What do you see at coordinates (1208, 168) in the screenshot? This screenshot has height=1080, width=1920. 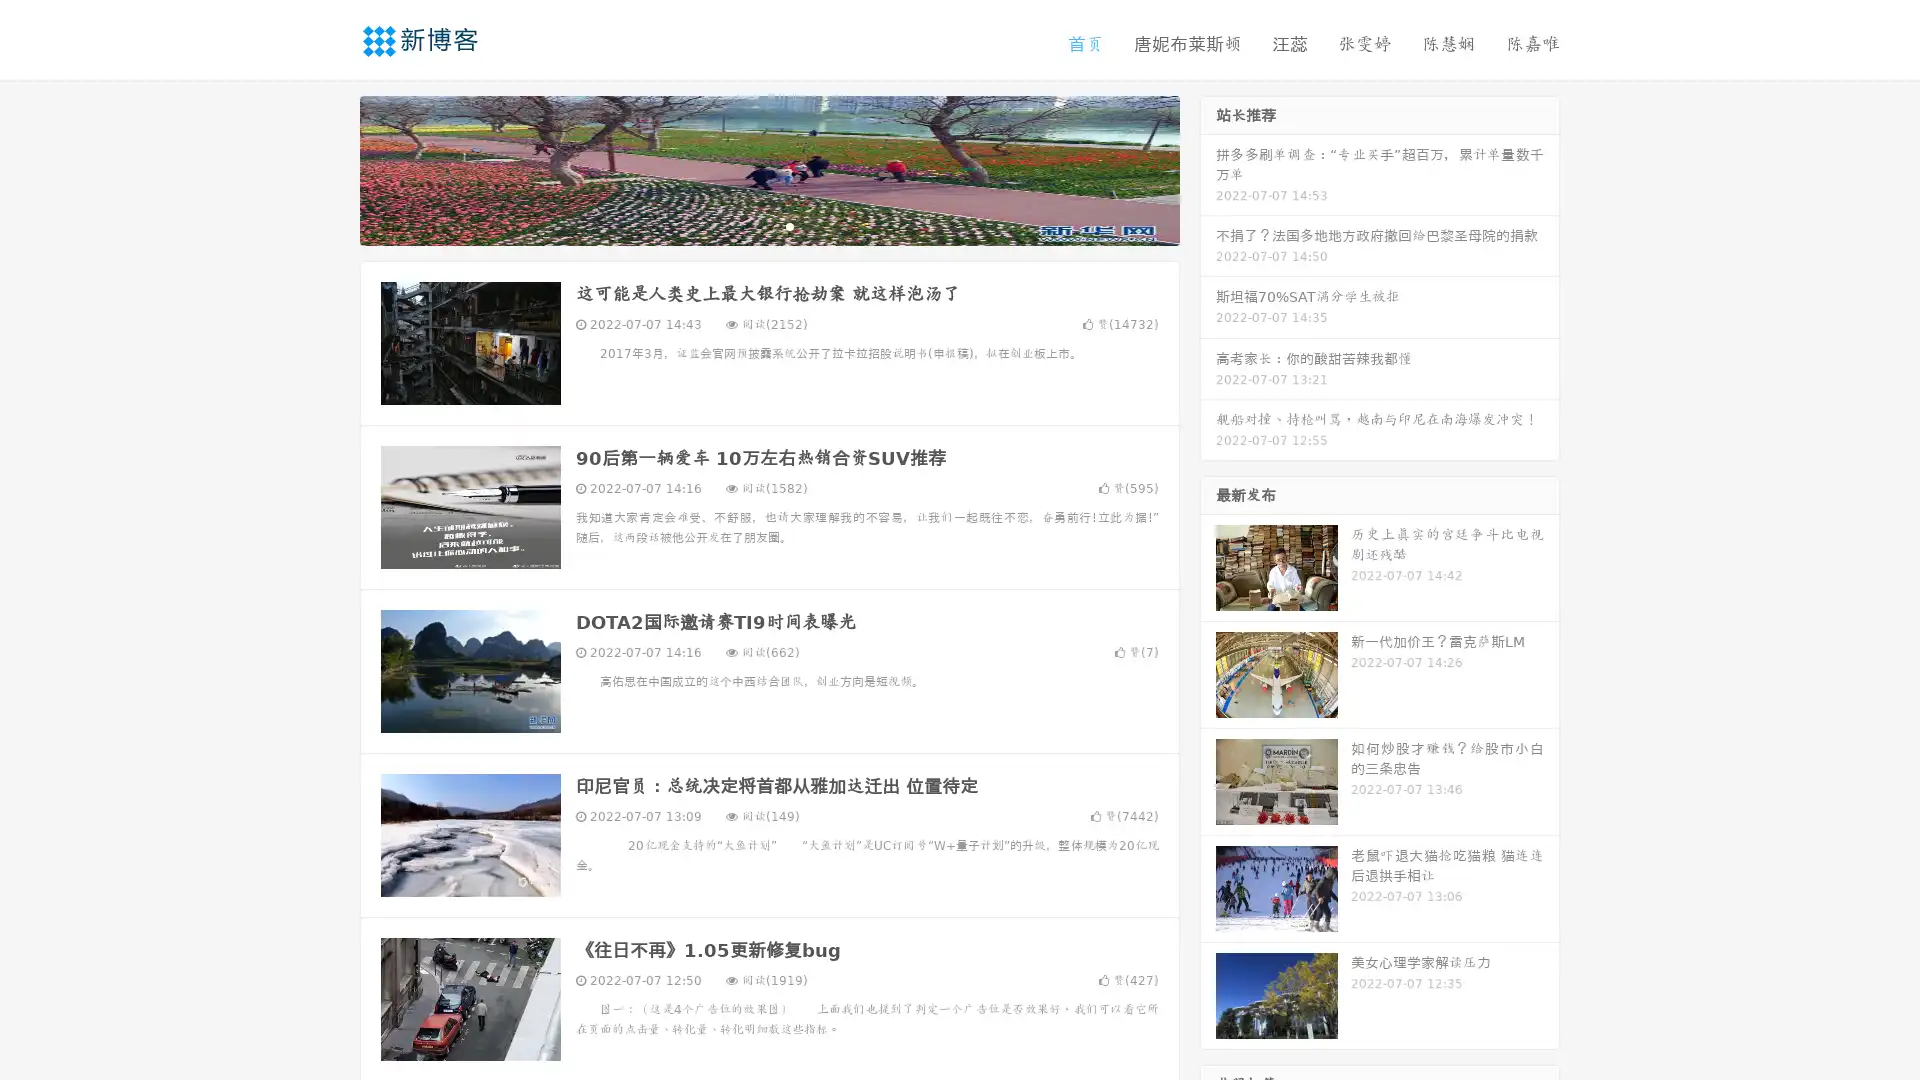 I see `Next slide` at bounding box center [1208, 168].